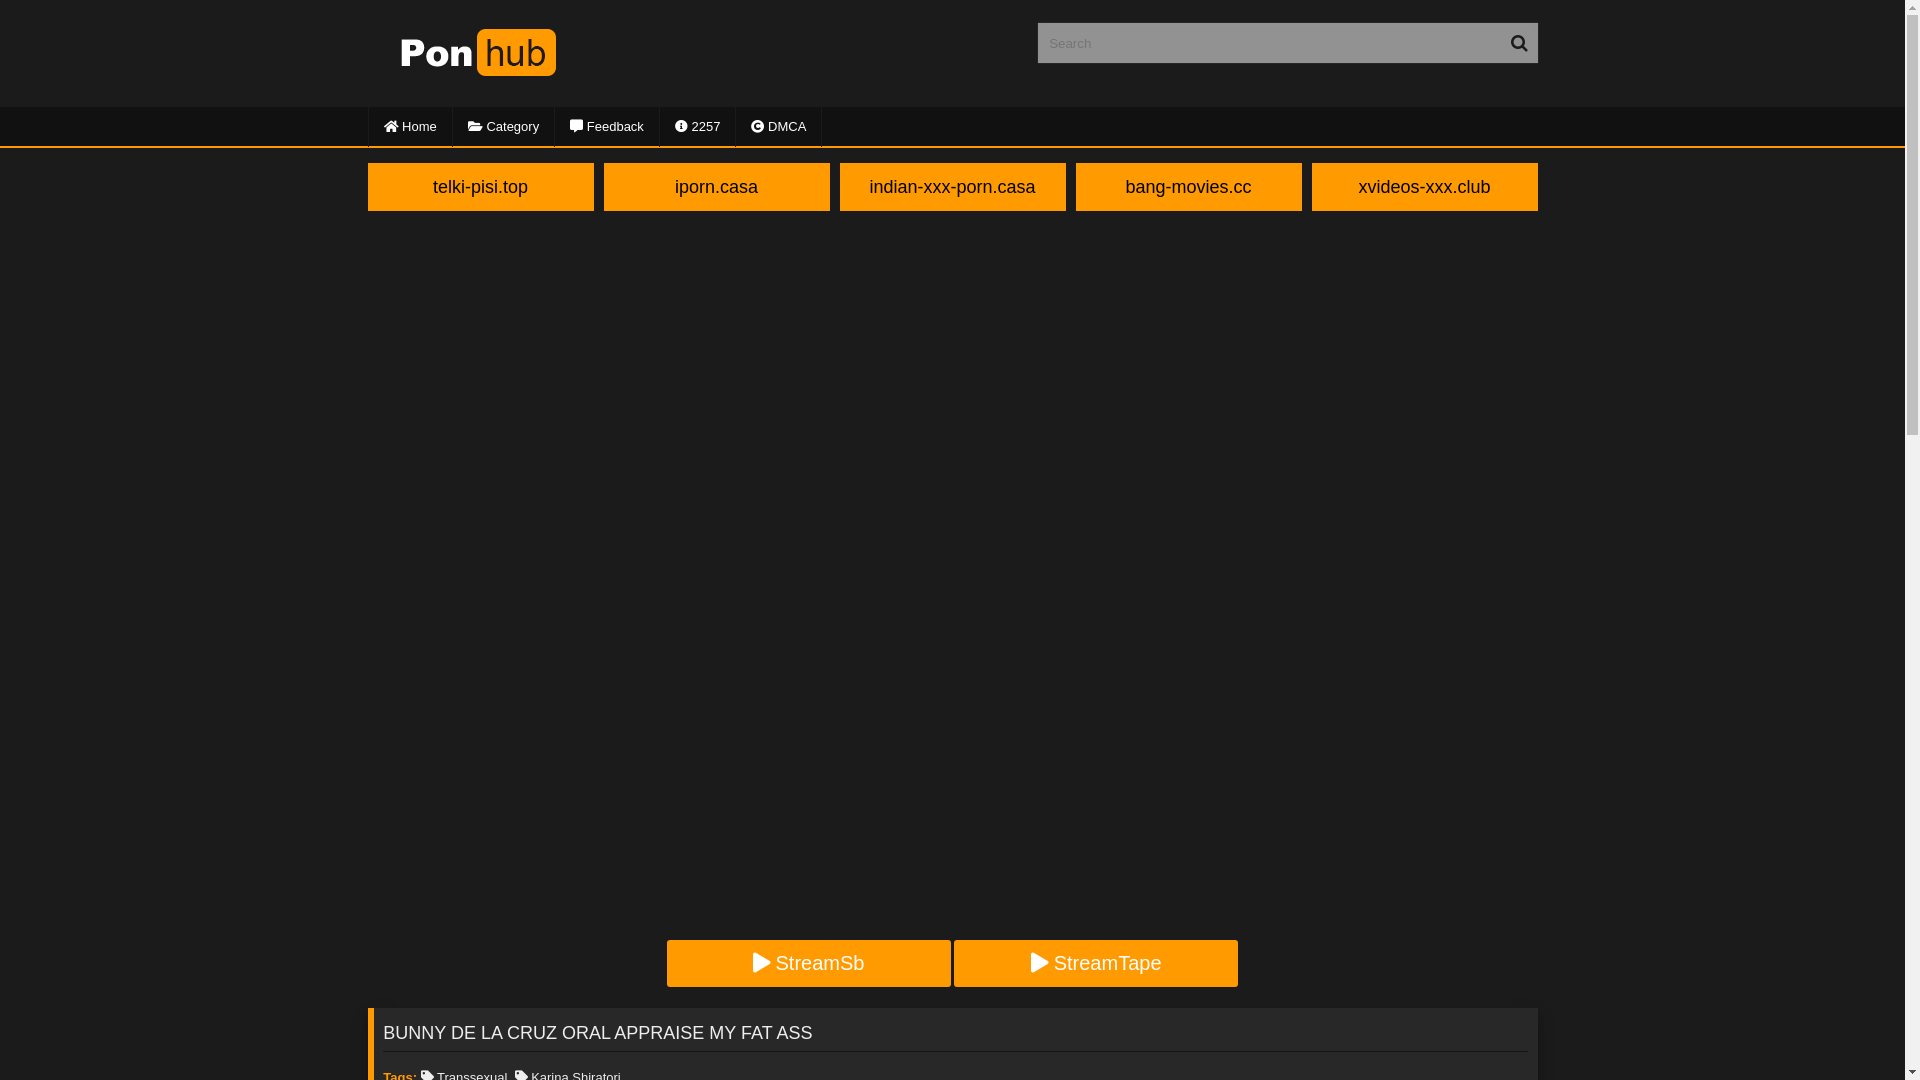 This screenshot has height=1080, width=1920. What do you see at coordinates (698, 126) in the screenshot?
I see `'2257'` at bounding box center [698, 126].